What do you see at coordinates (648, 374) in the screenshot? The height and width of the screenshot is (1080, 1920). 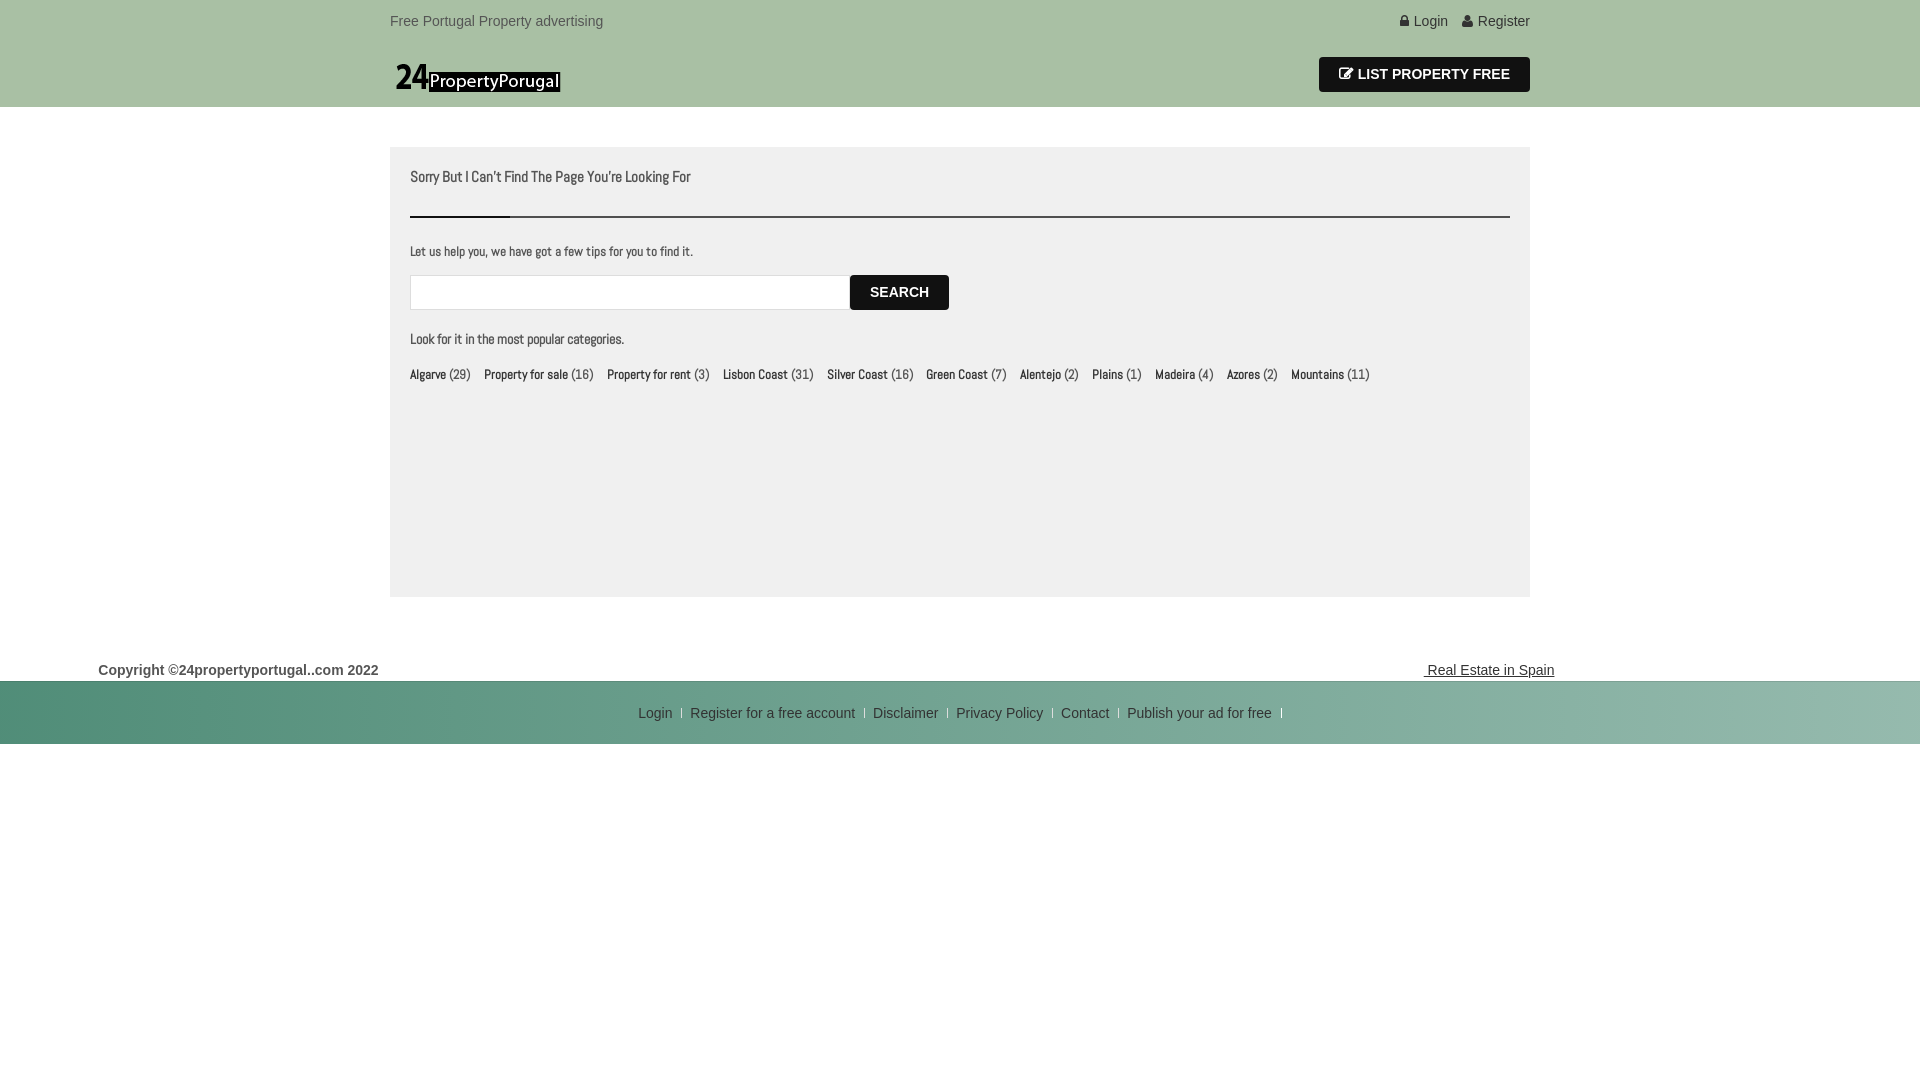 I see `'Property for rent'` at bounding box center [648, 374].